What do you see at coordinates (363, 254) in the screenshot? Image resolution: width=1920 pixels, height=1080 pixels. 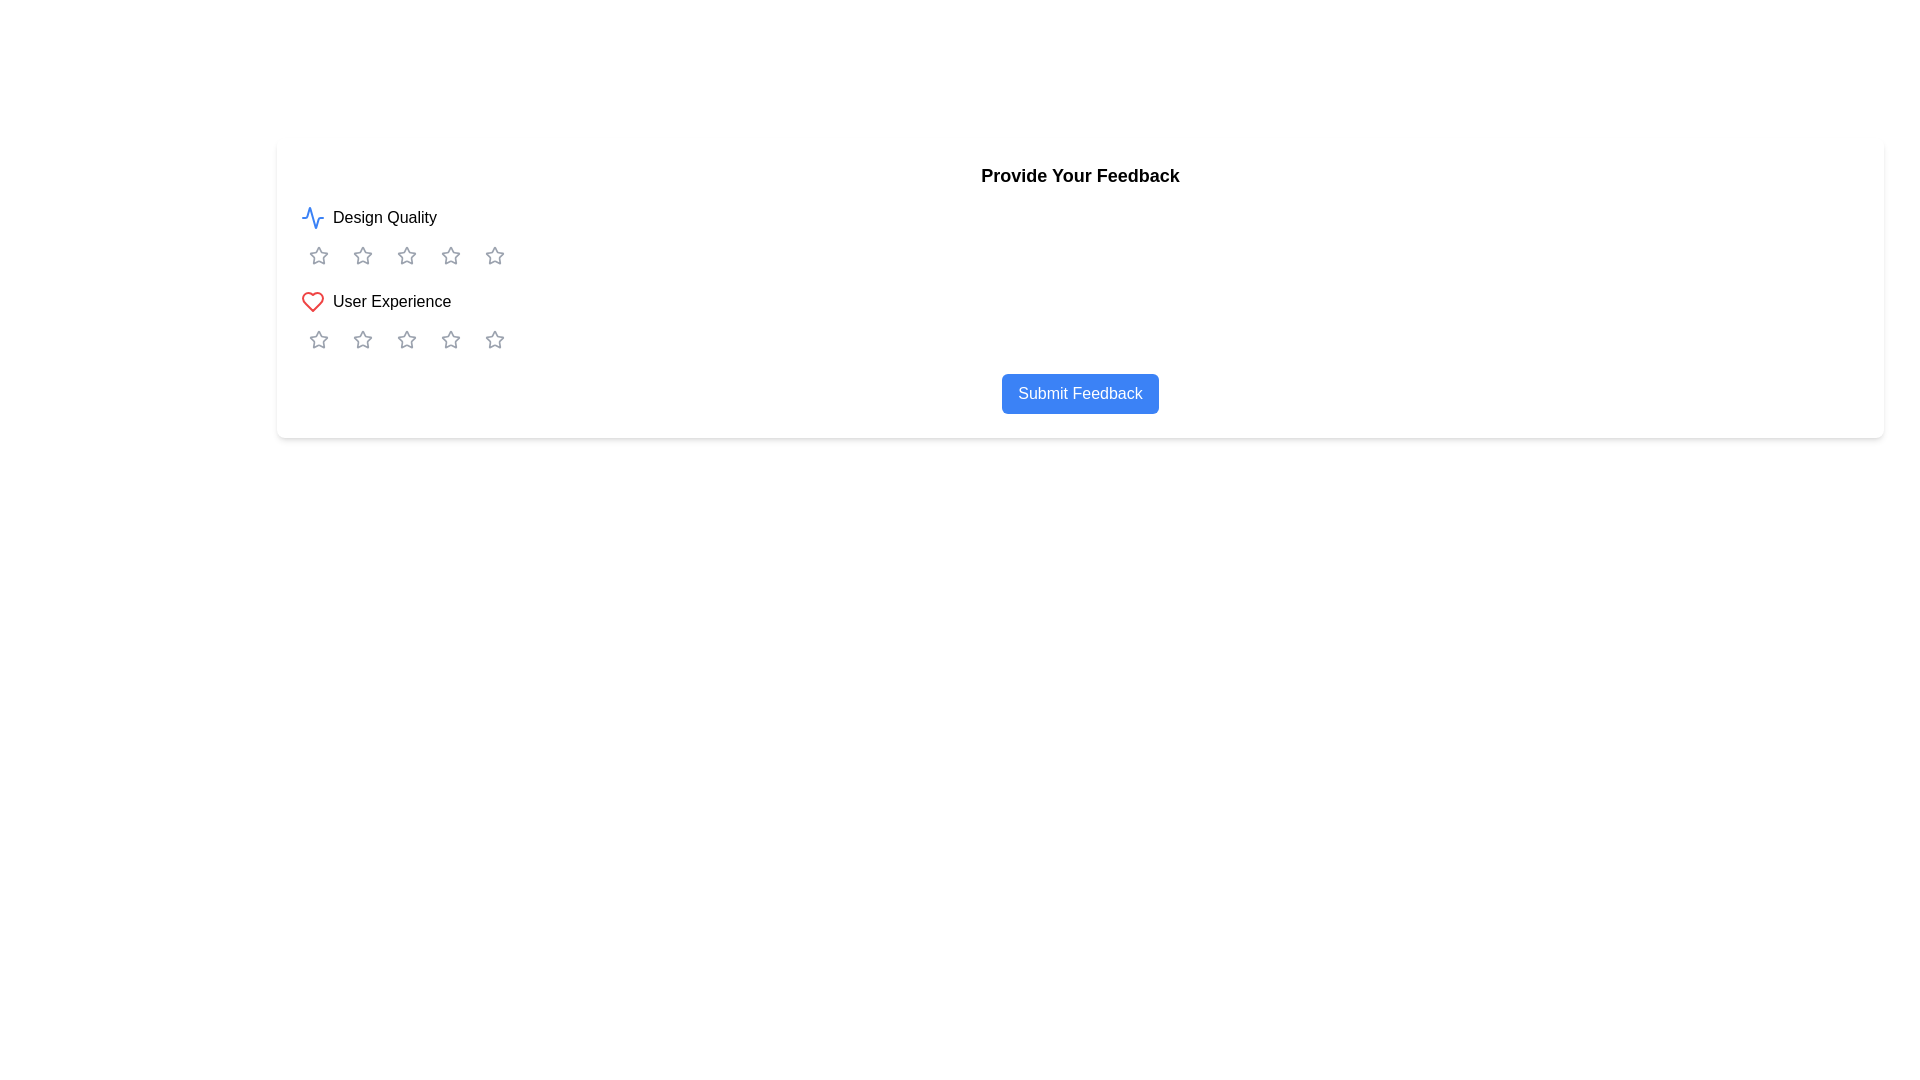 I see `the second star icon in the rating system` at bounding box center [363, 254].